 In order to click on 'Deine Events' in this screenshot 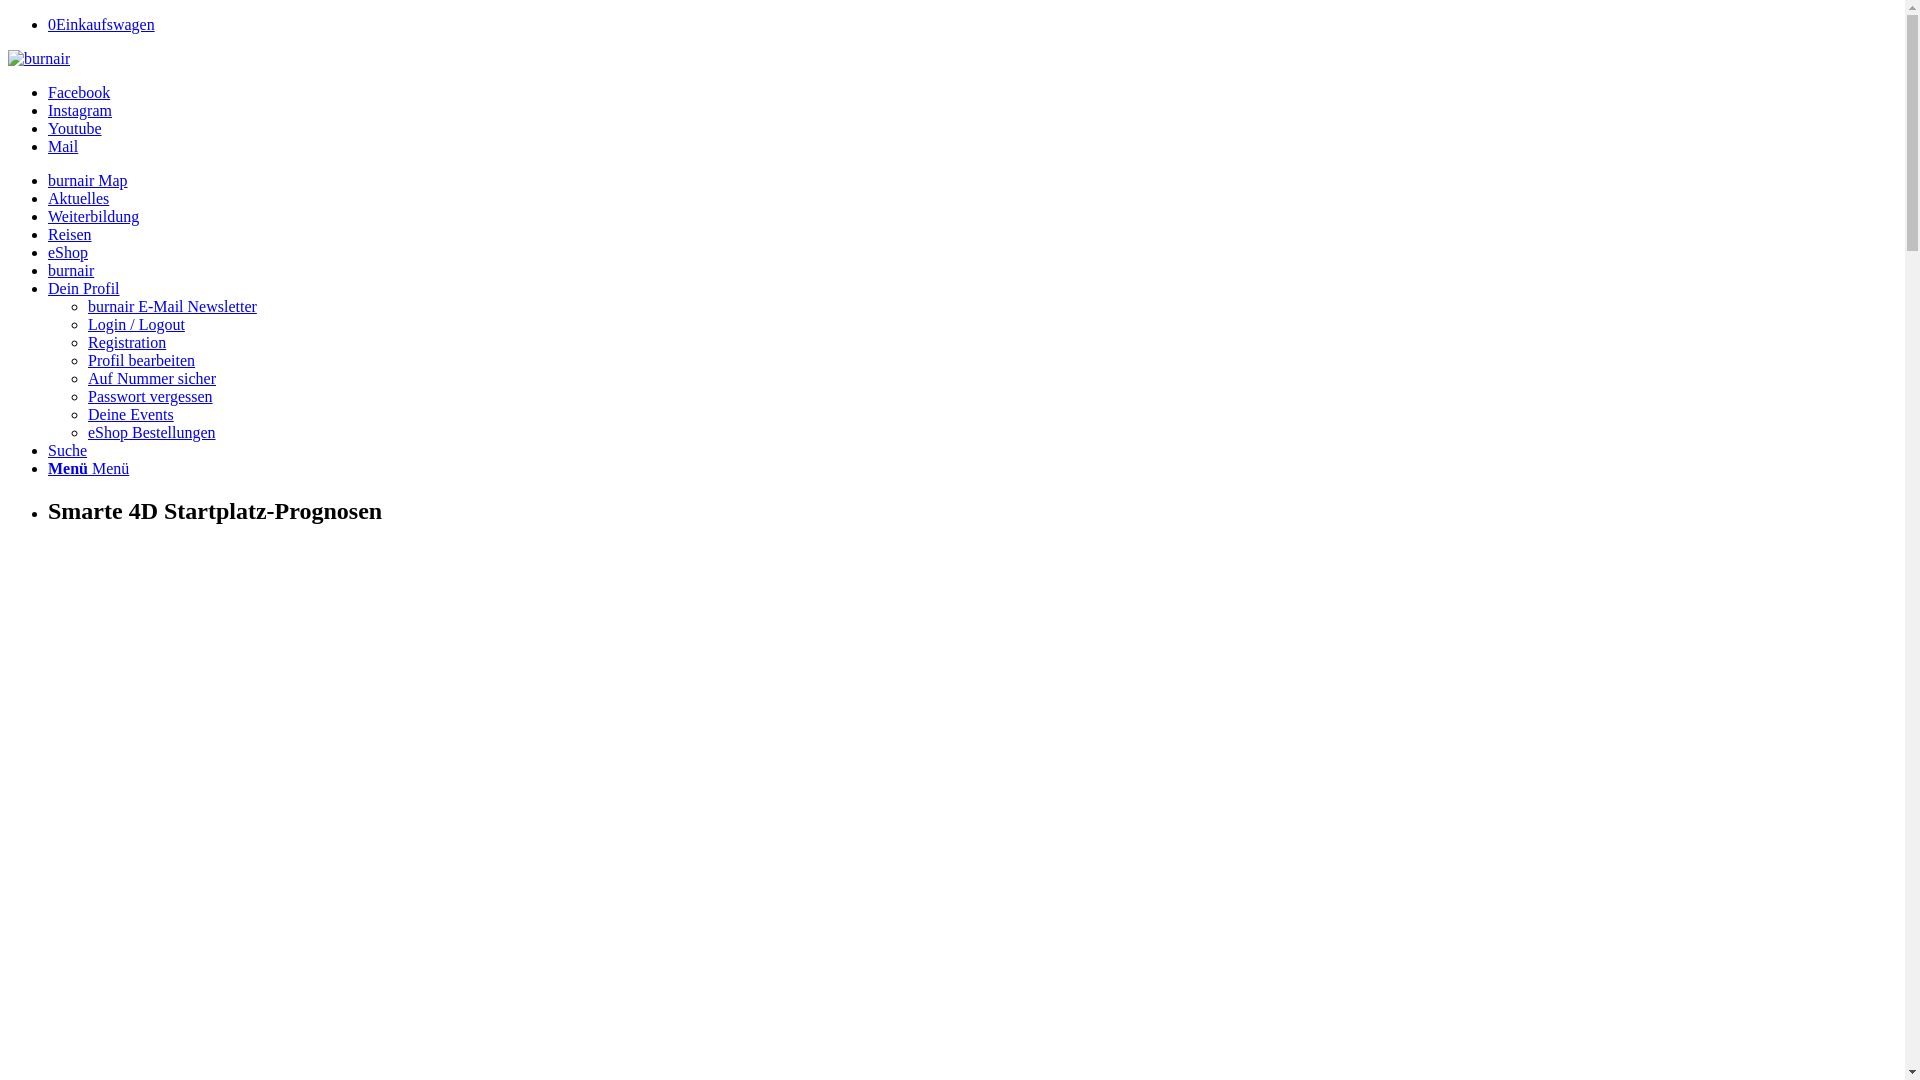, I will do `click(86, 413)`.